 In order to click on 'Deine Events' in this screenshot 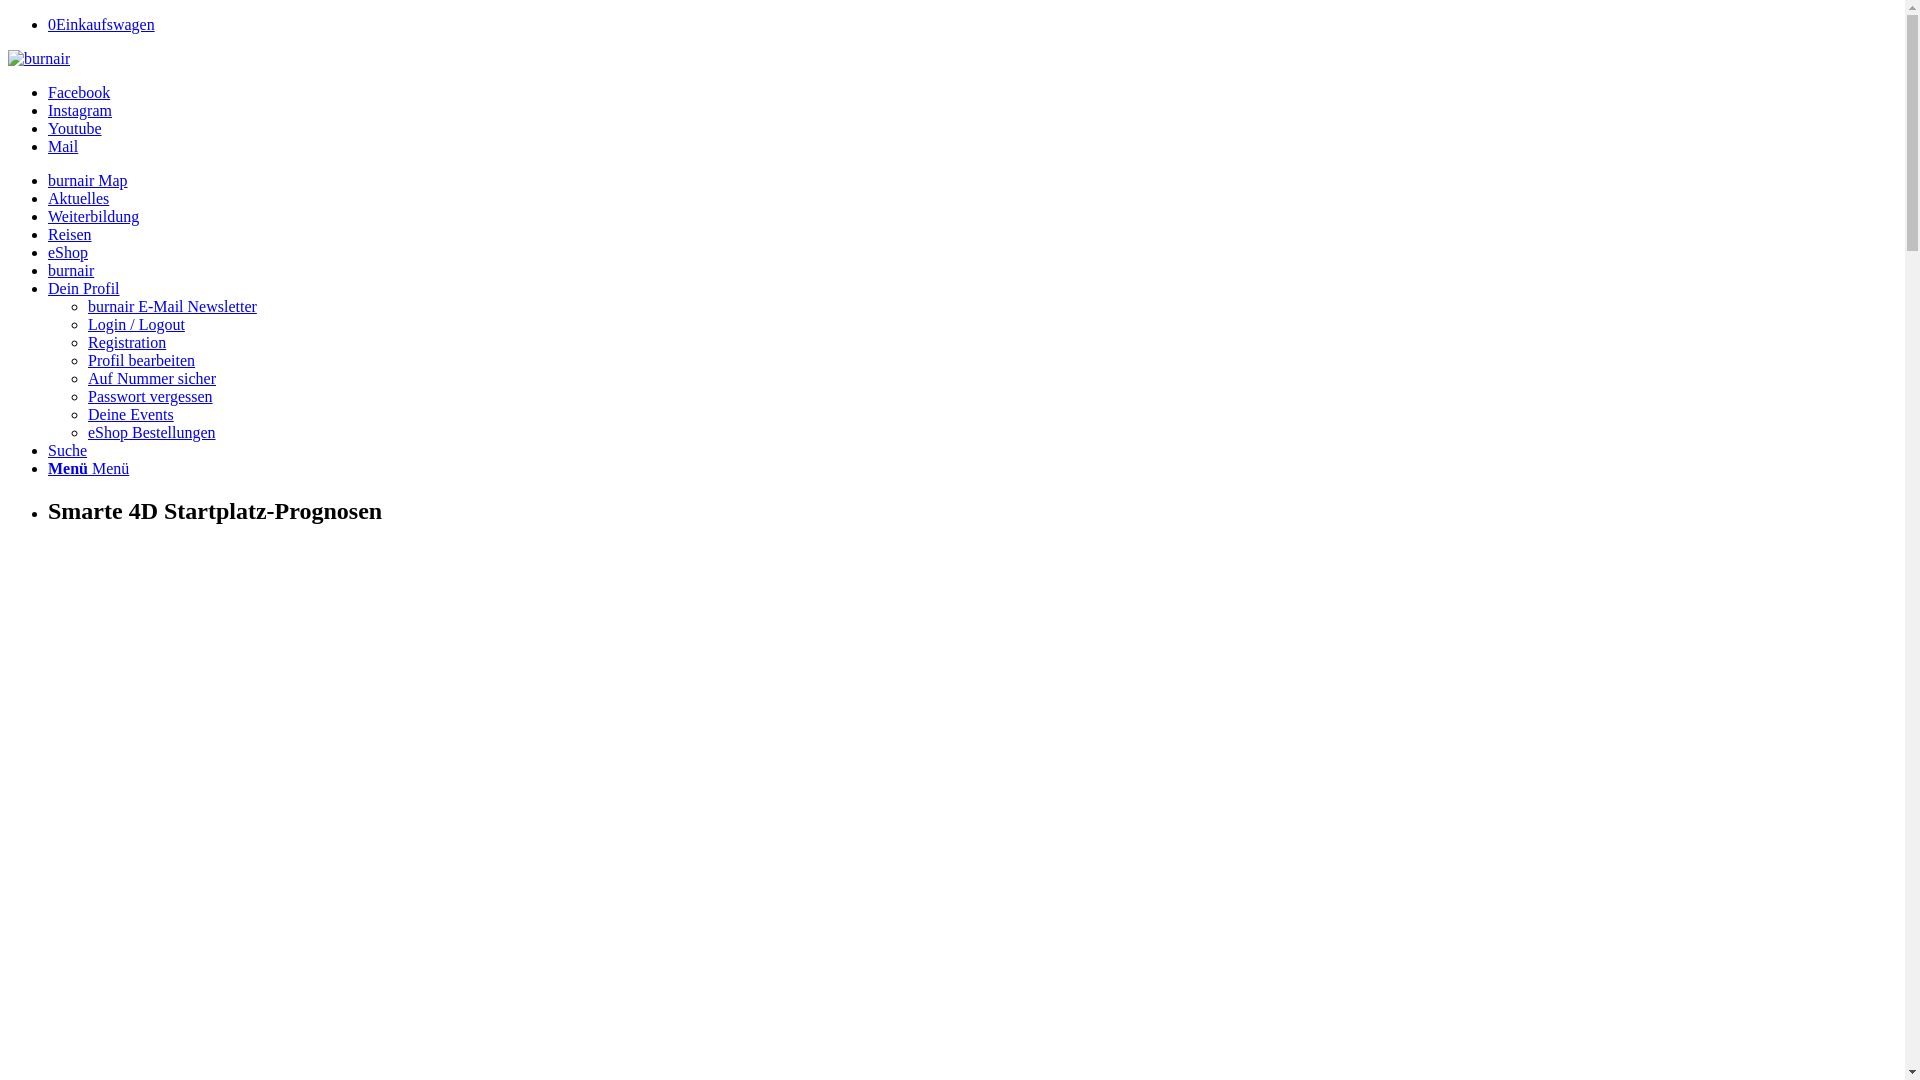, I will do `click(86, 413)`.